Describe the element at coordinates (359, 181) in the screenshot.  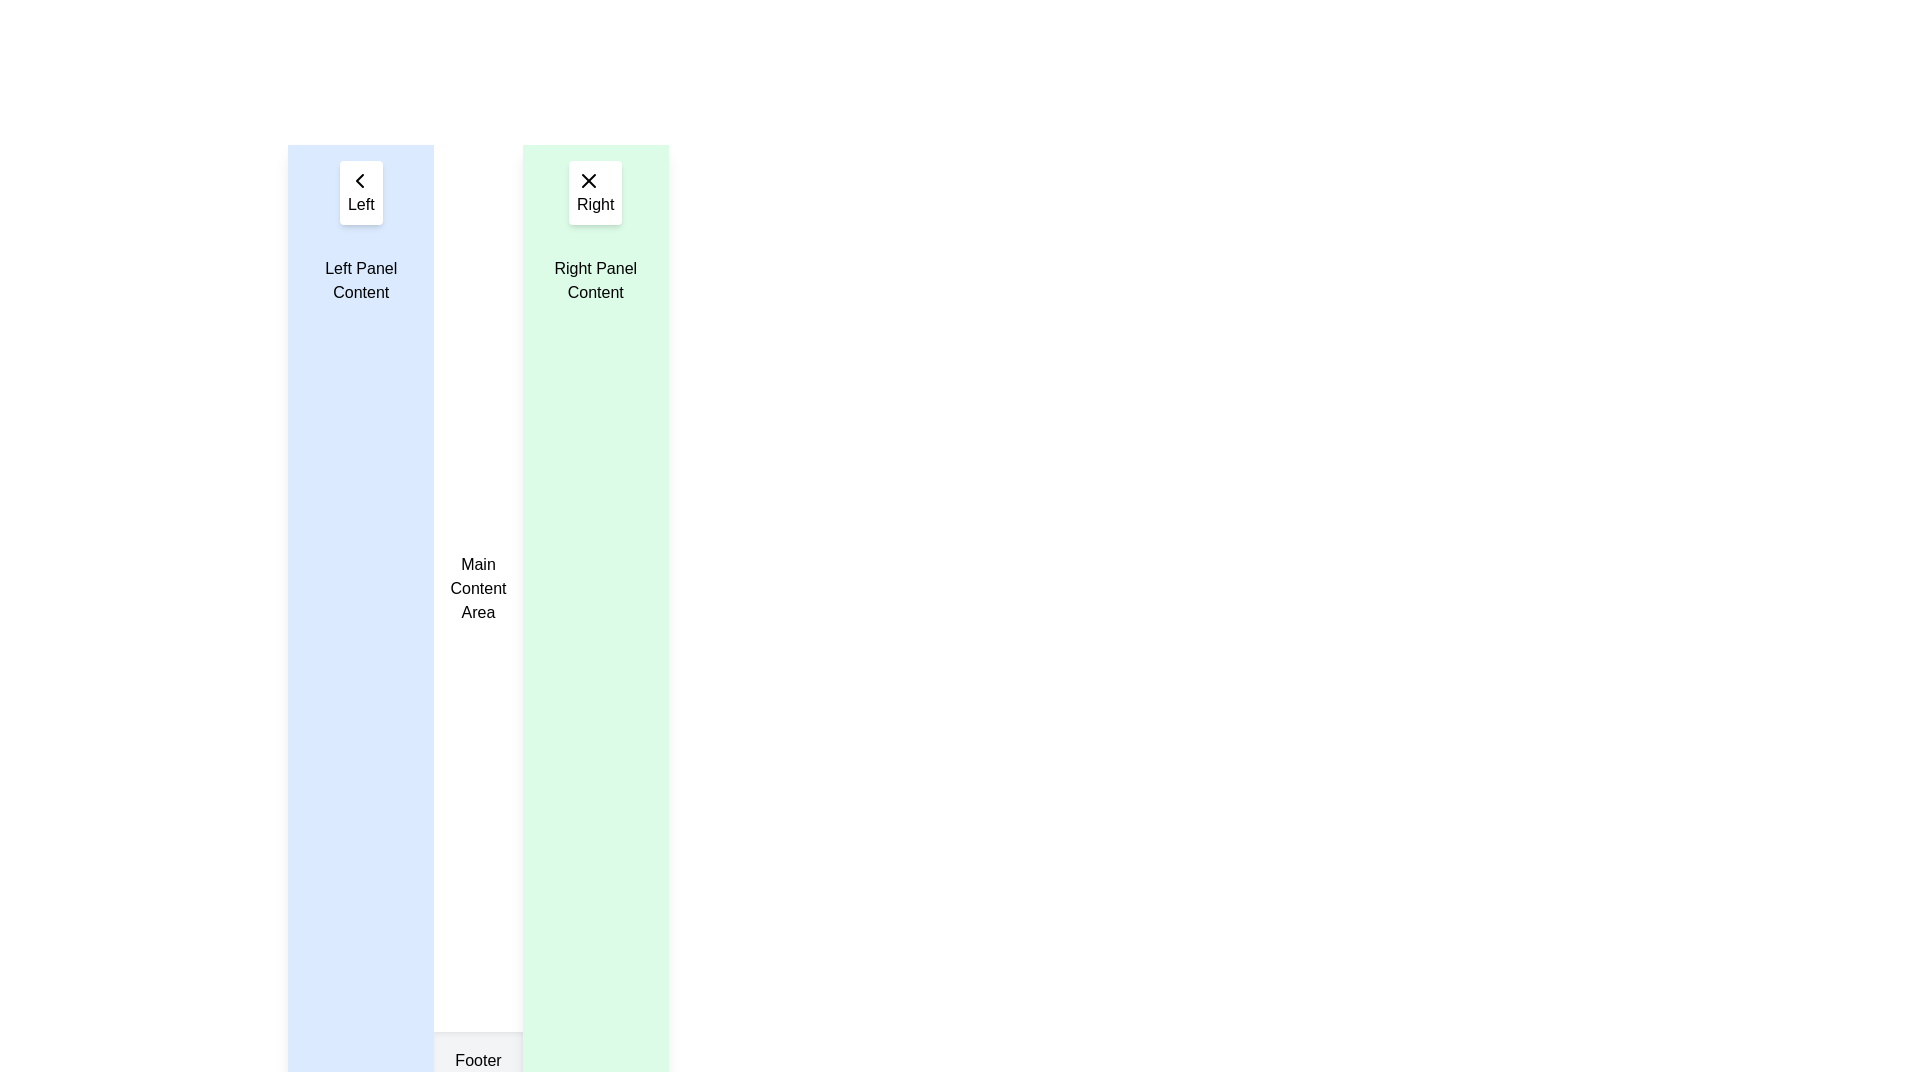
I see `the left-facing chevron icon in the top left corner of the left panel` at that location.